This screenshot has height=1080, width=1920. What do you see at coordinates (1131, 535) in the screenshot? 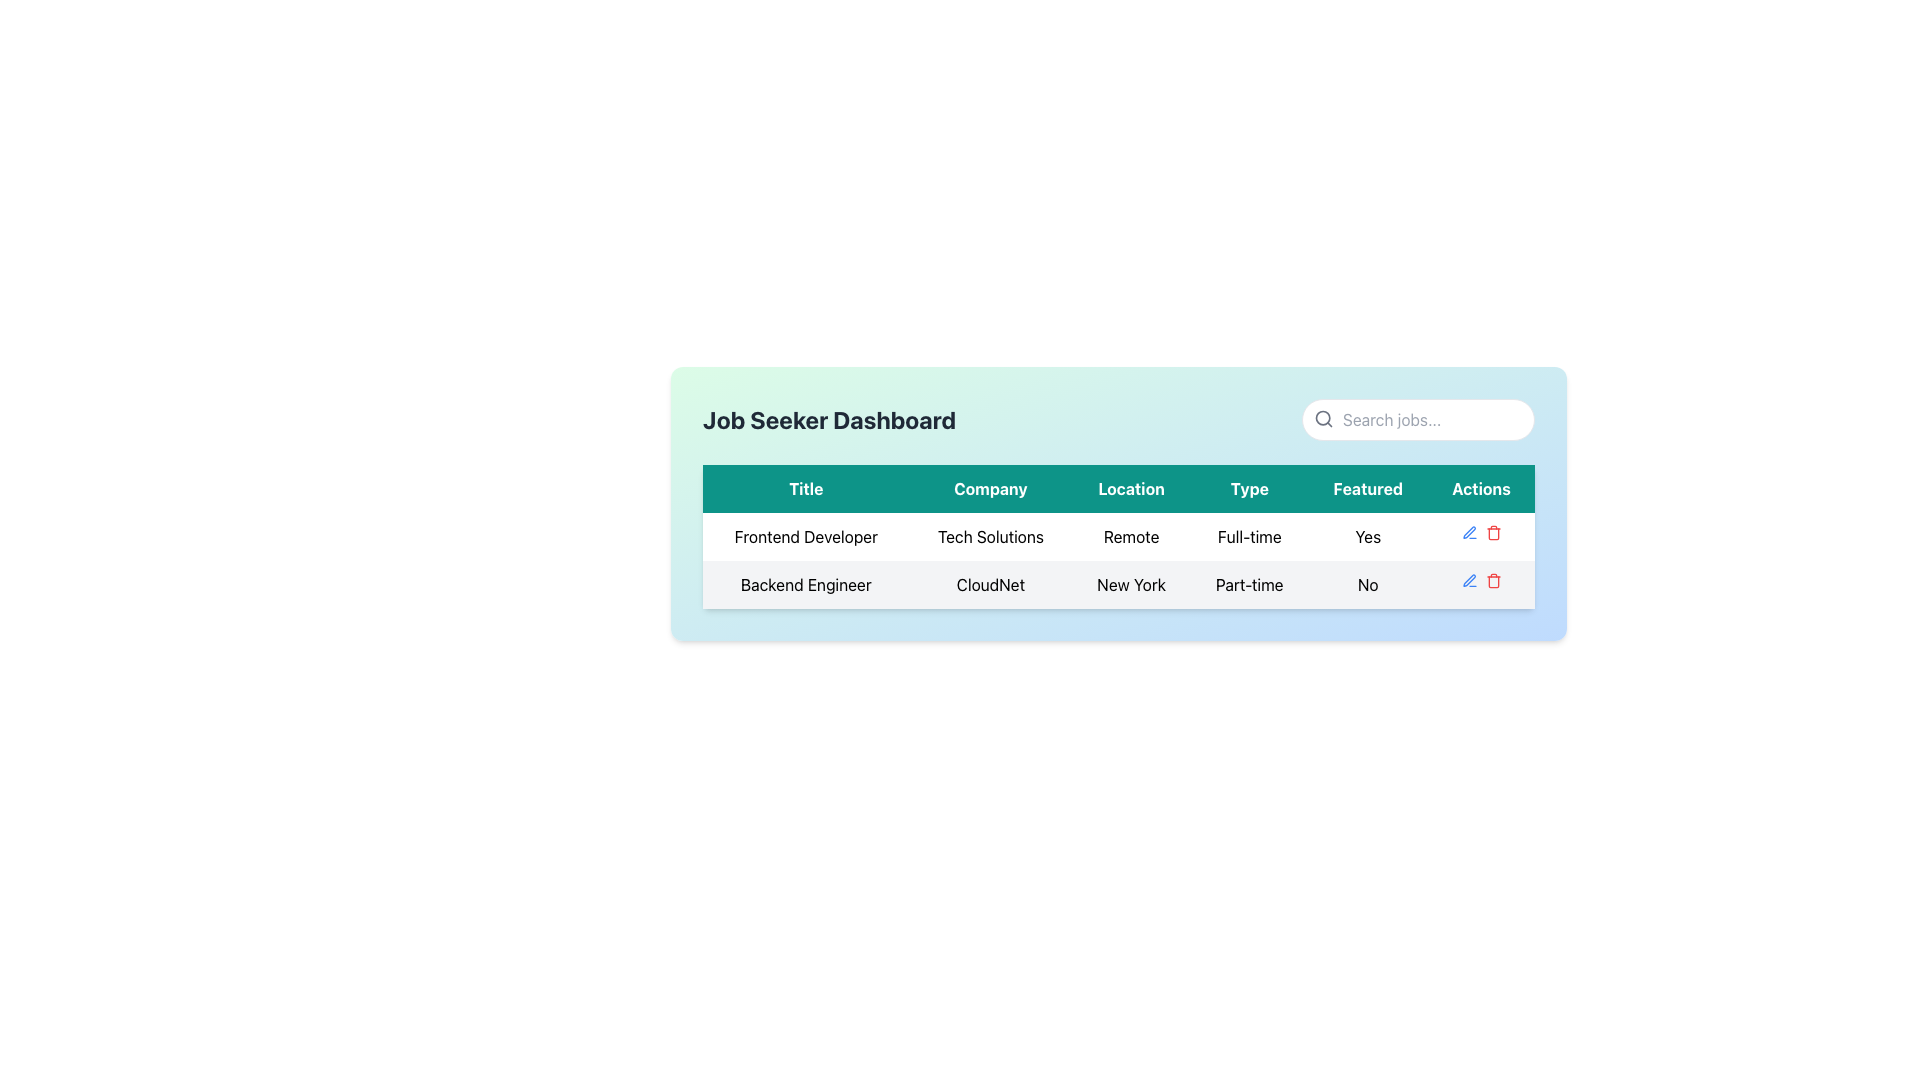
I see `the text label 'Remote' located in the third column of the first row under 'Location' in a job details table` at bounding box center [1131, 535].